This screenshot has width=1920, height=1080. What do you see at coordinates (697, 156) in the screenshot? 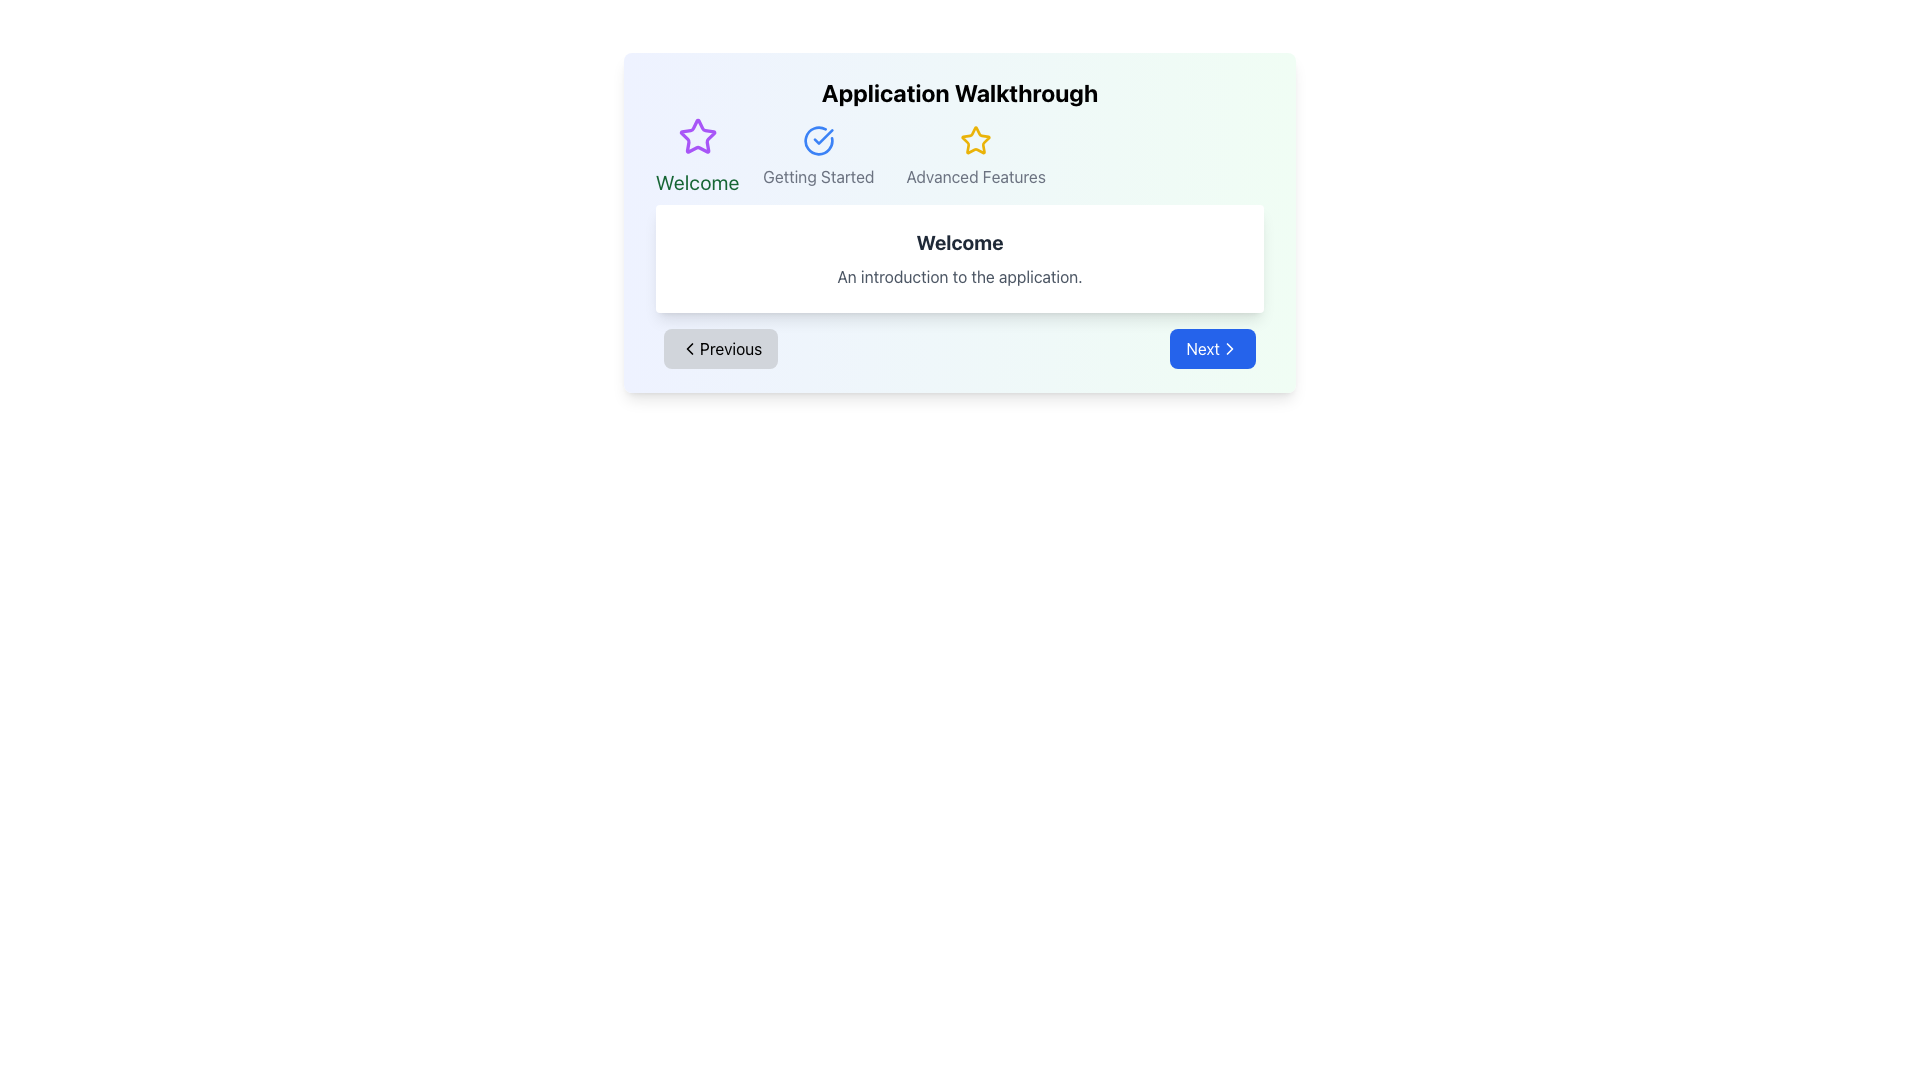
I see `text label 'Welcome' from the Section Header, which is visually distinct with a purple outline star icon and green text below it` at bounding box center [697, 156].